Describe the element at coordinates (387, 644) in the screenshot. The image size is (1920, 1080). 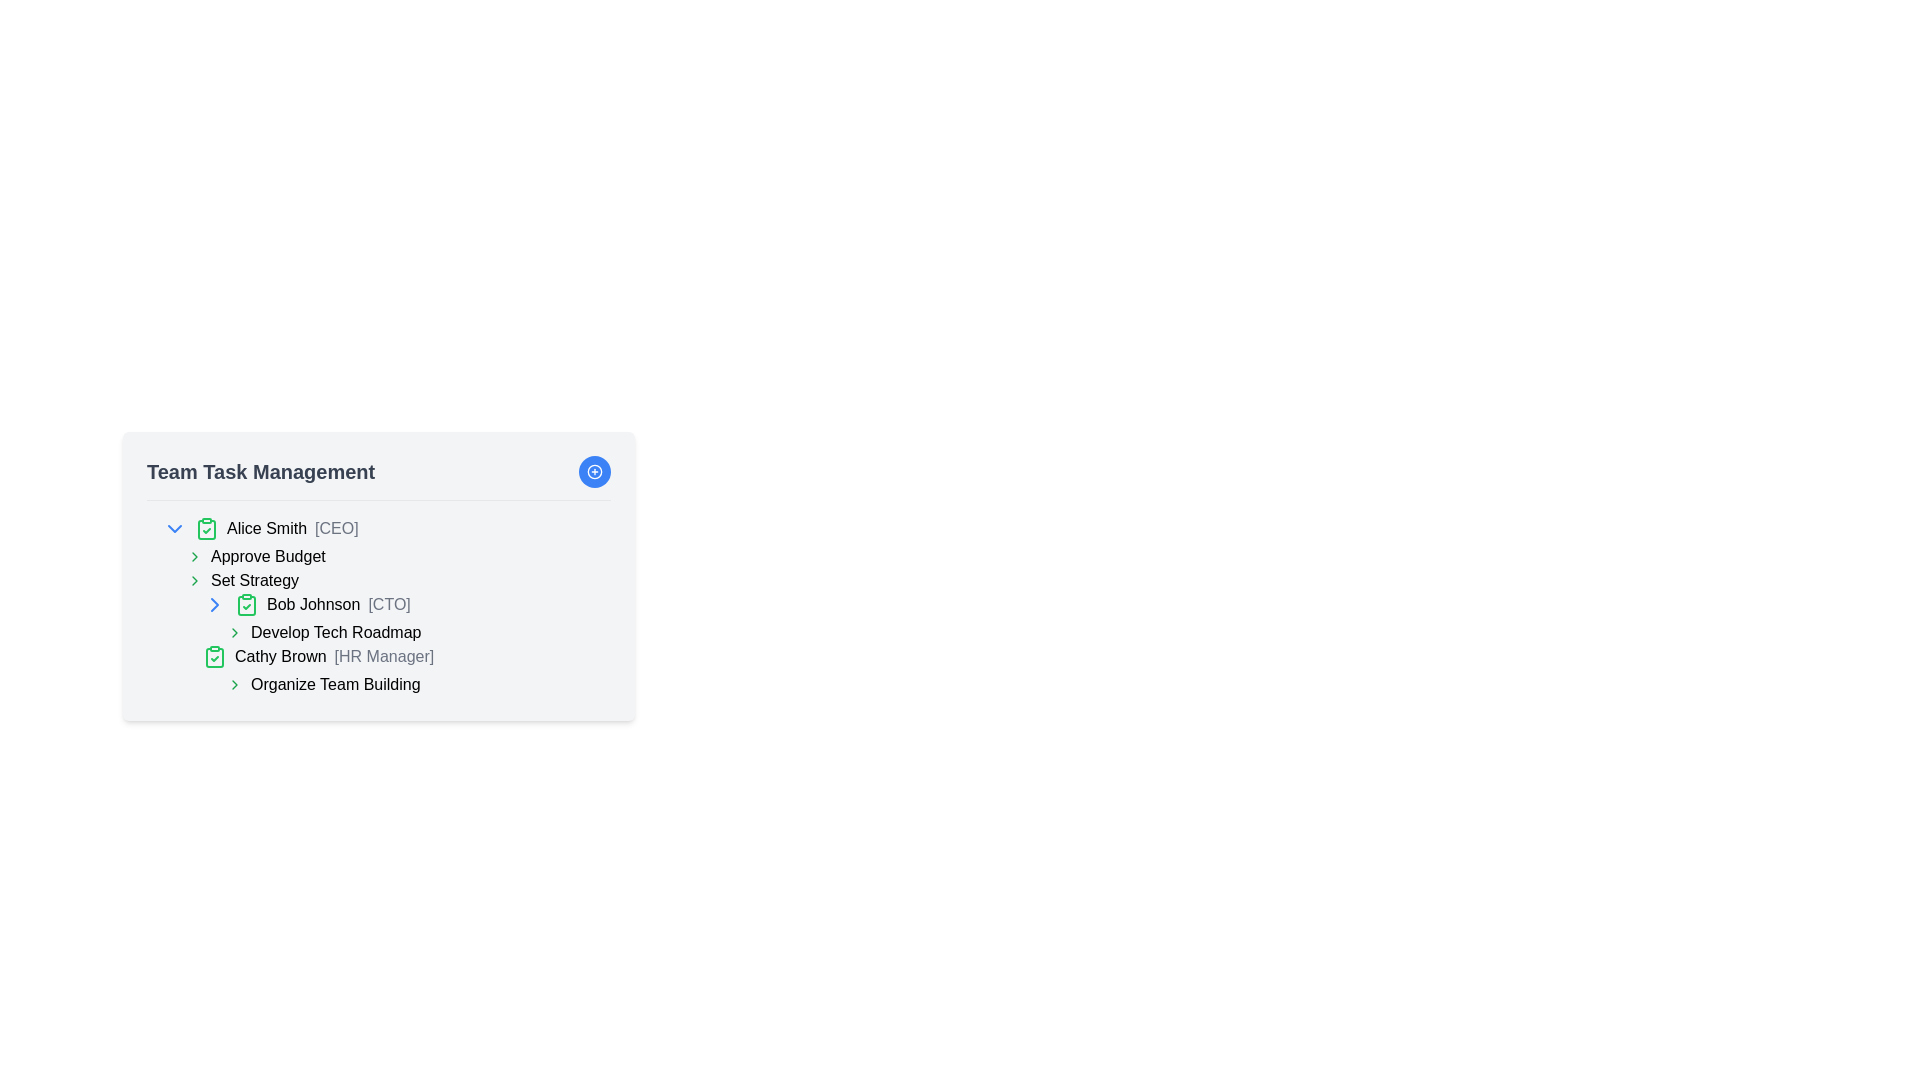
I see `the list item containing 'Bob Johnson [CTO]' and 'Develop Tech Roadmap'` at that location.